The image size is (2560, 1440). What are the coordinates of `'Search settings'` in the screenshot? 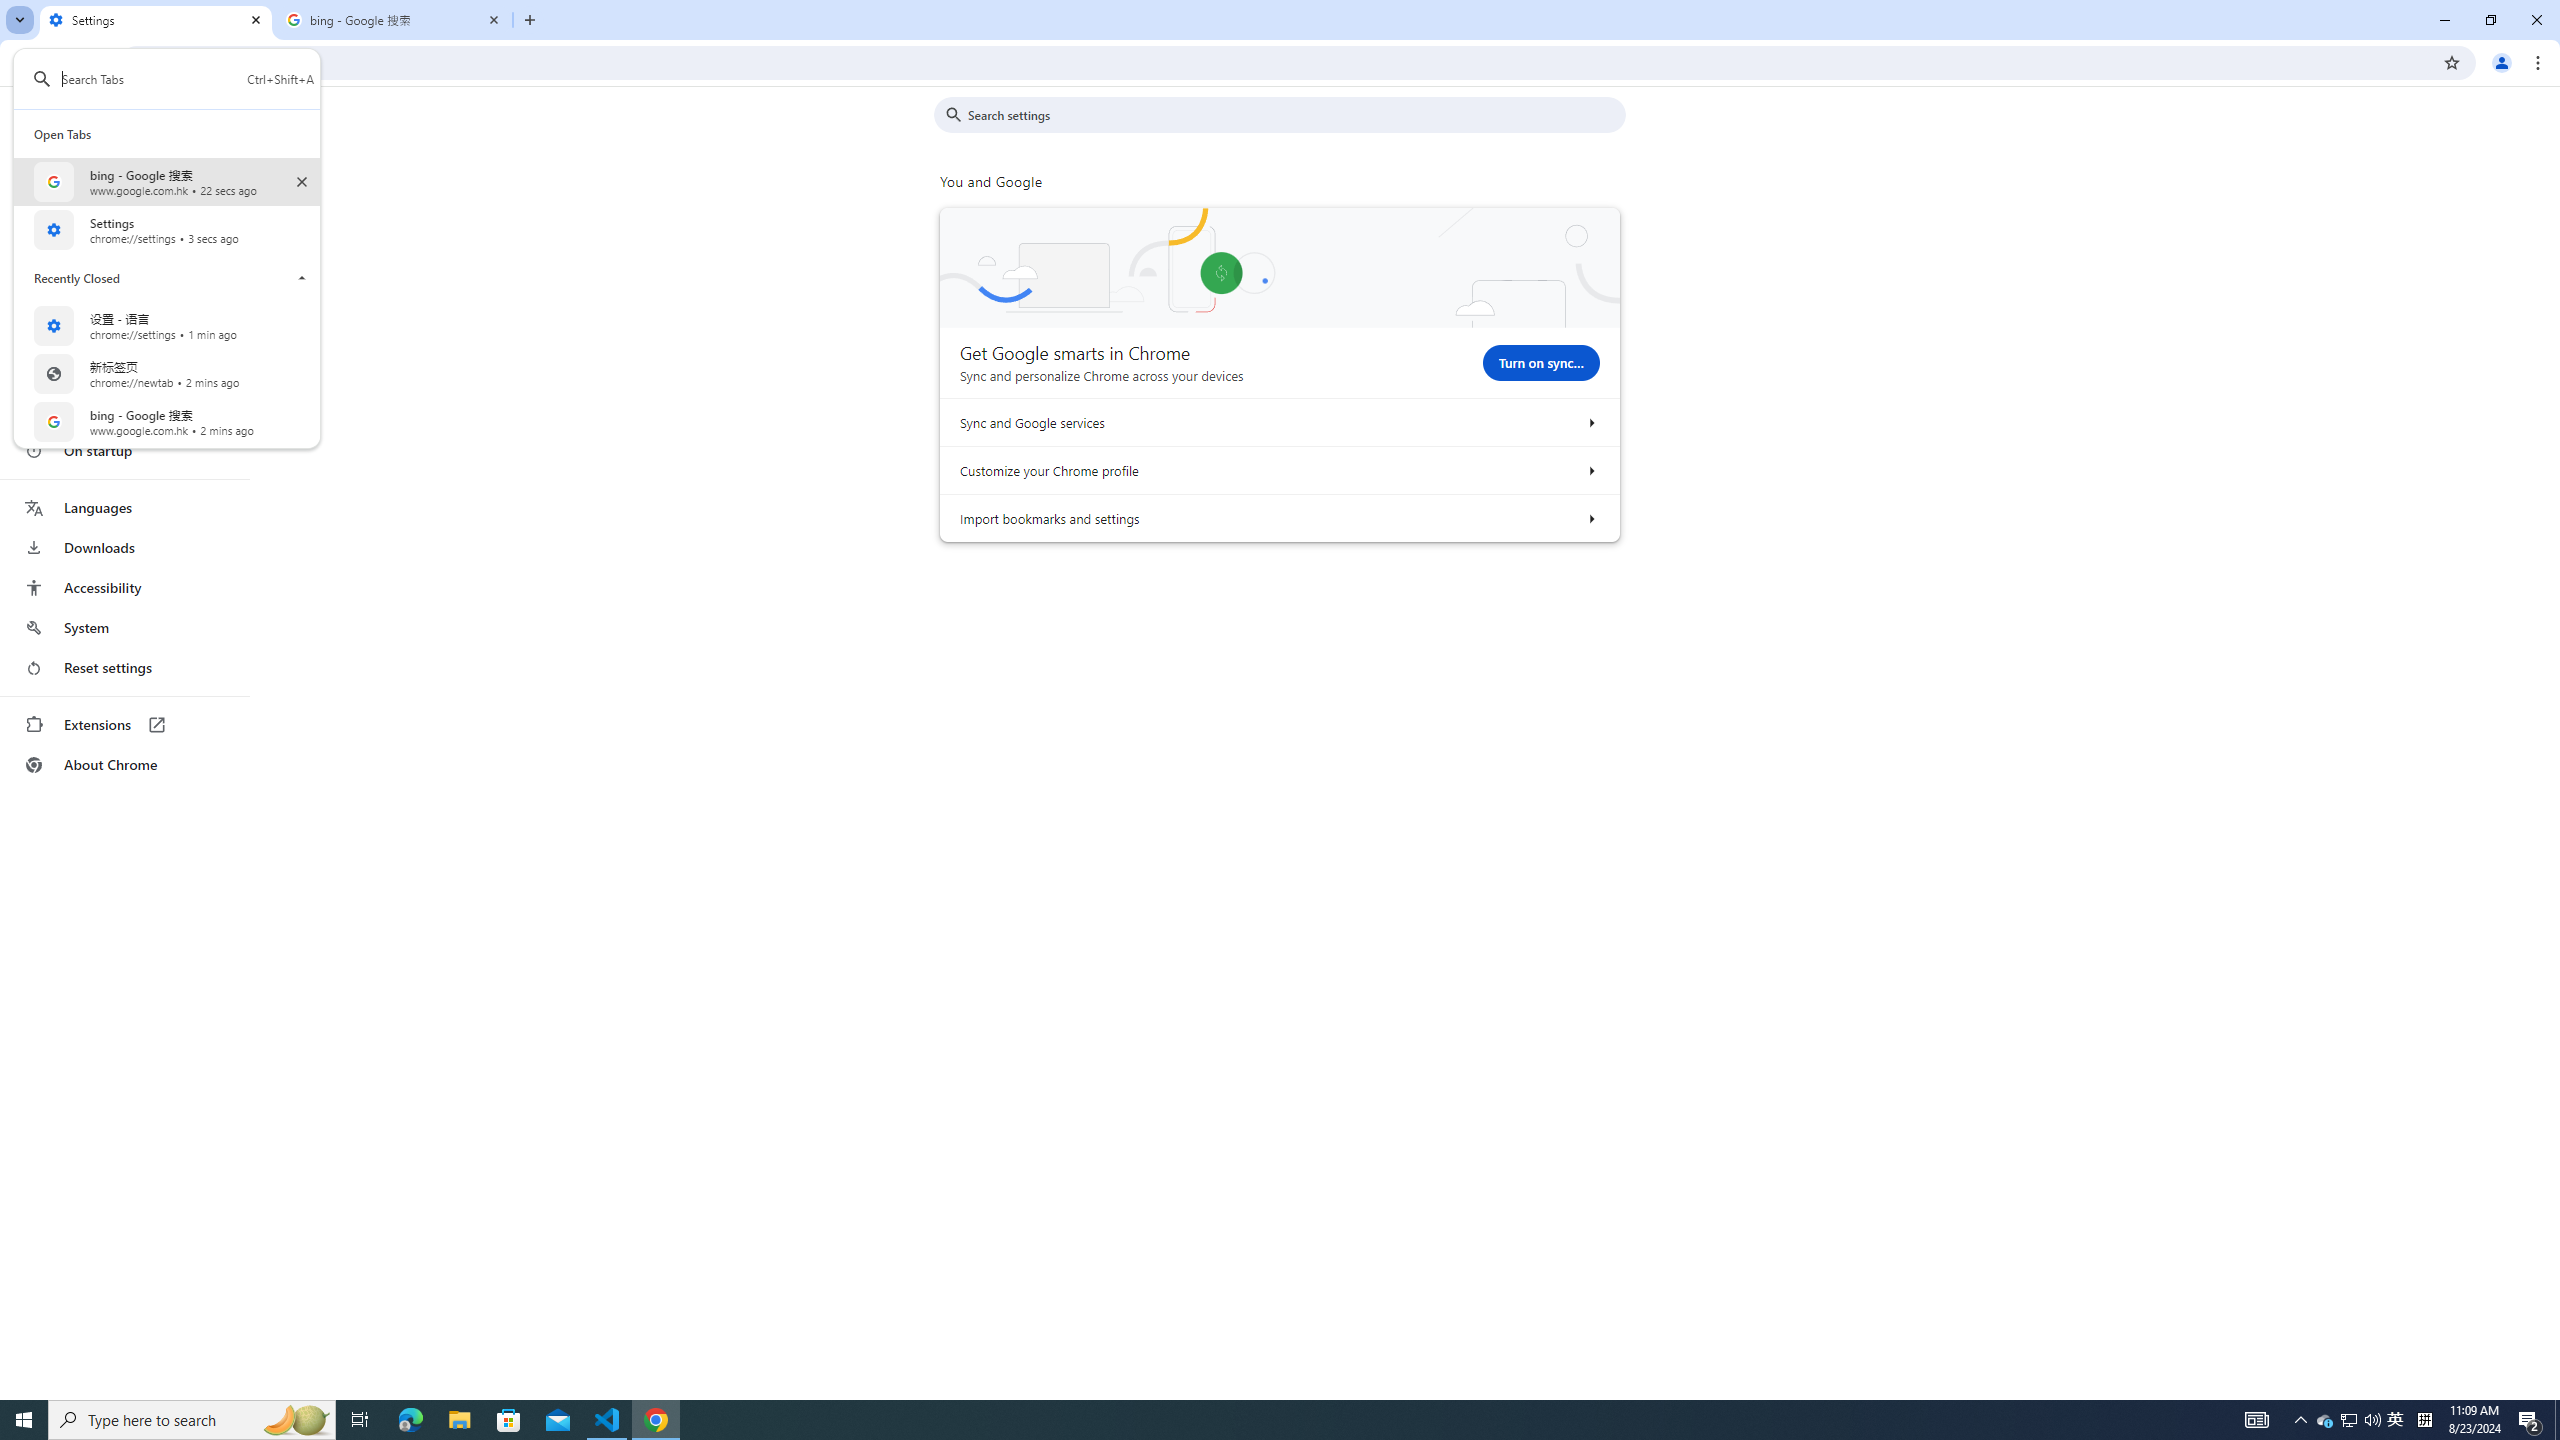 It's located at (1293, 114).